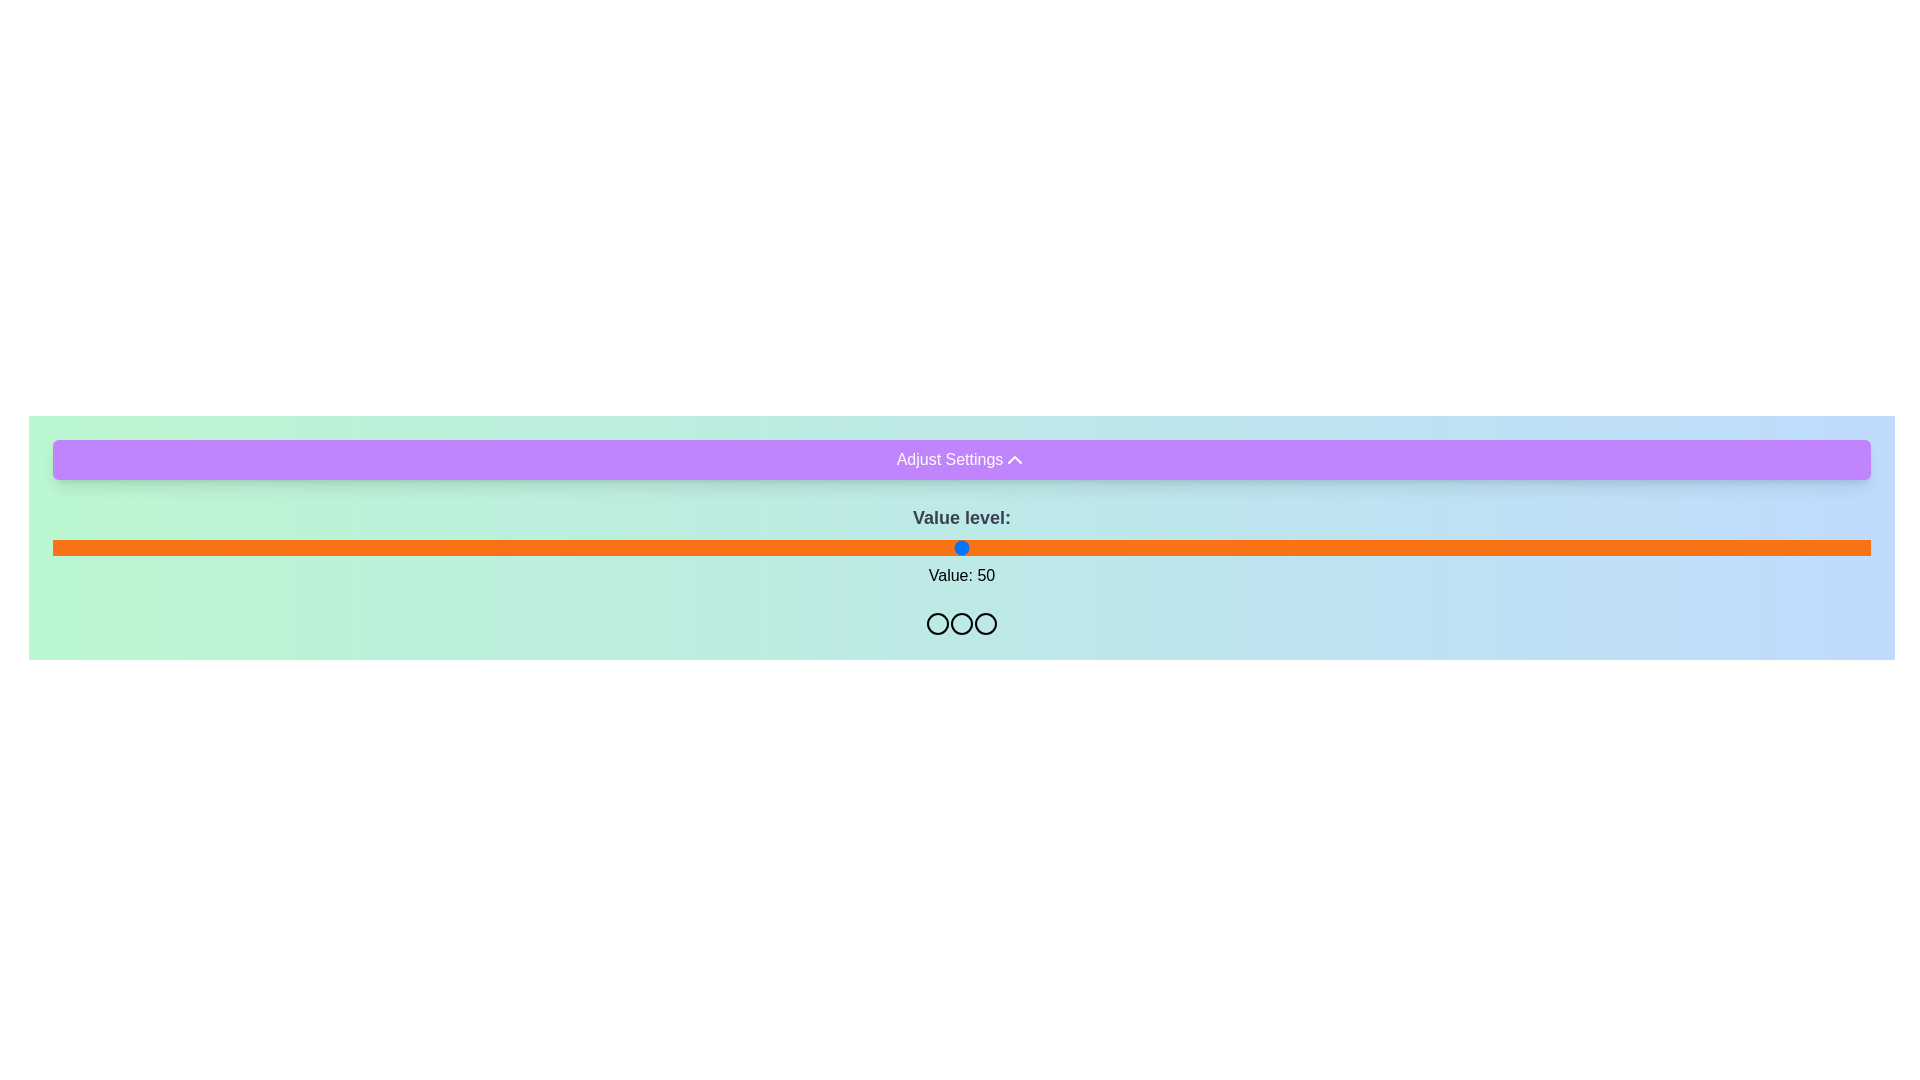 The image size is (1920, 1080). What do you see at coordinates (652, 547) in the screenshot?
I see `the slider to set its value to 33` at bounding box center [652, 547].